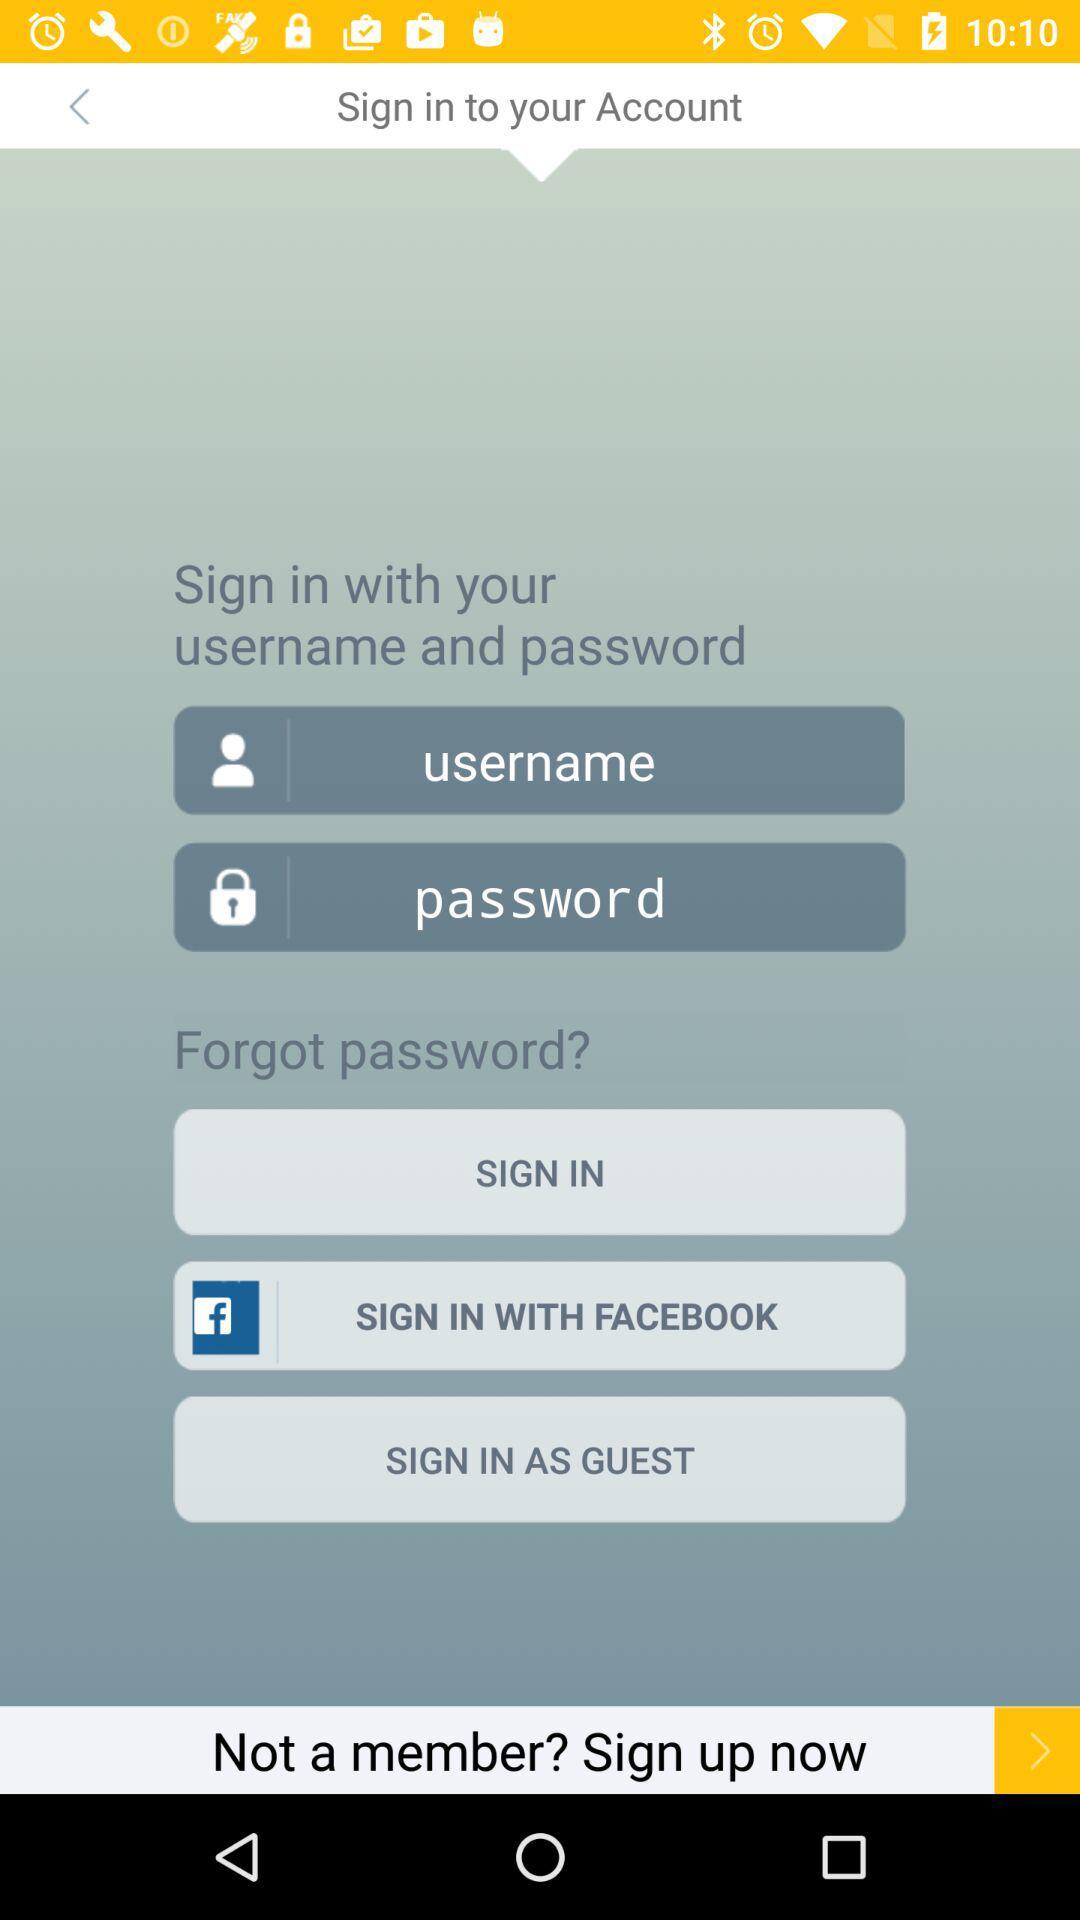 This screenshot has width=1080, height=1920. Describe the element at coordinates (77, 104) in the screenshot. I see `item next to the sign in to` at that location.